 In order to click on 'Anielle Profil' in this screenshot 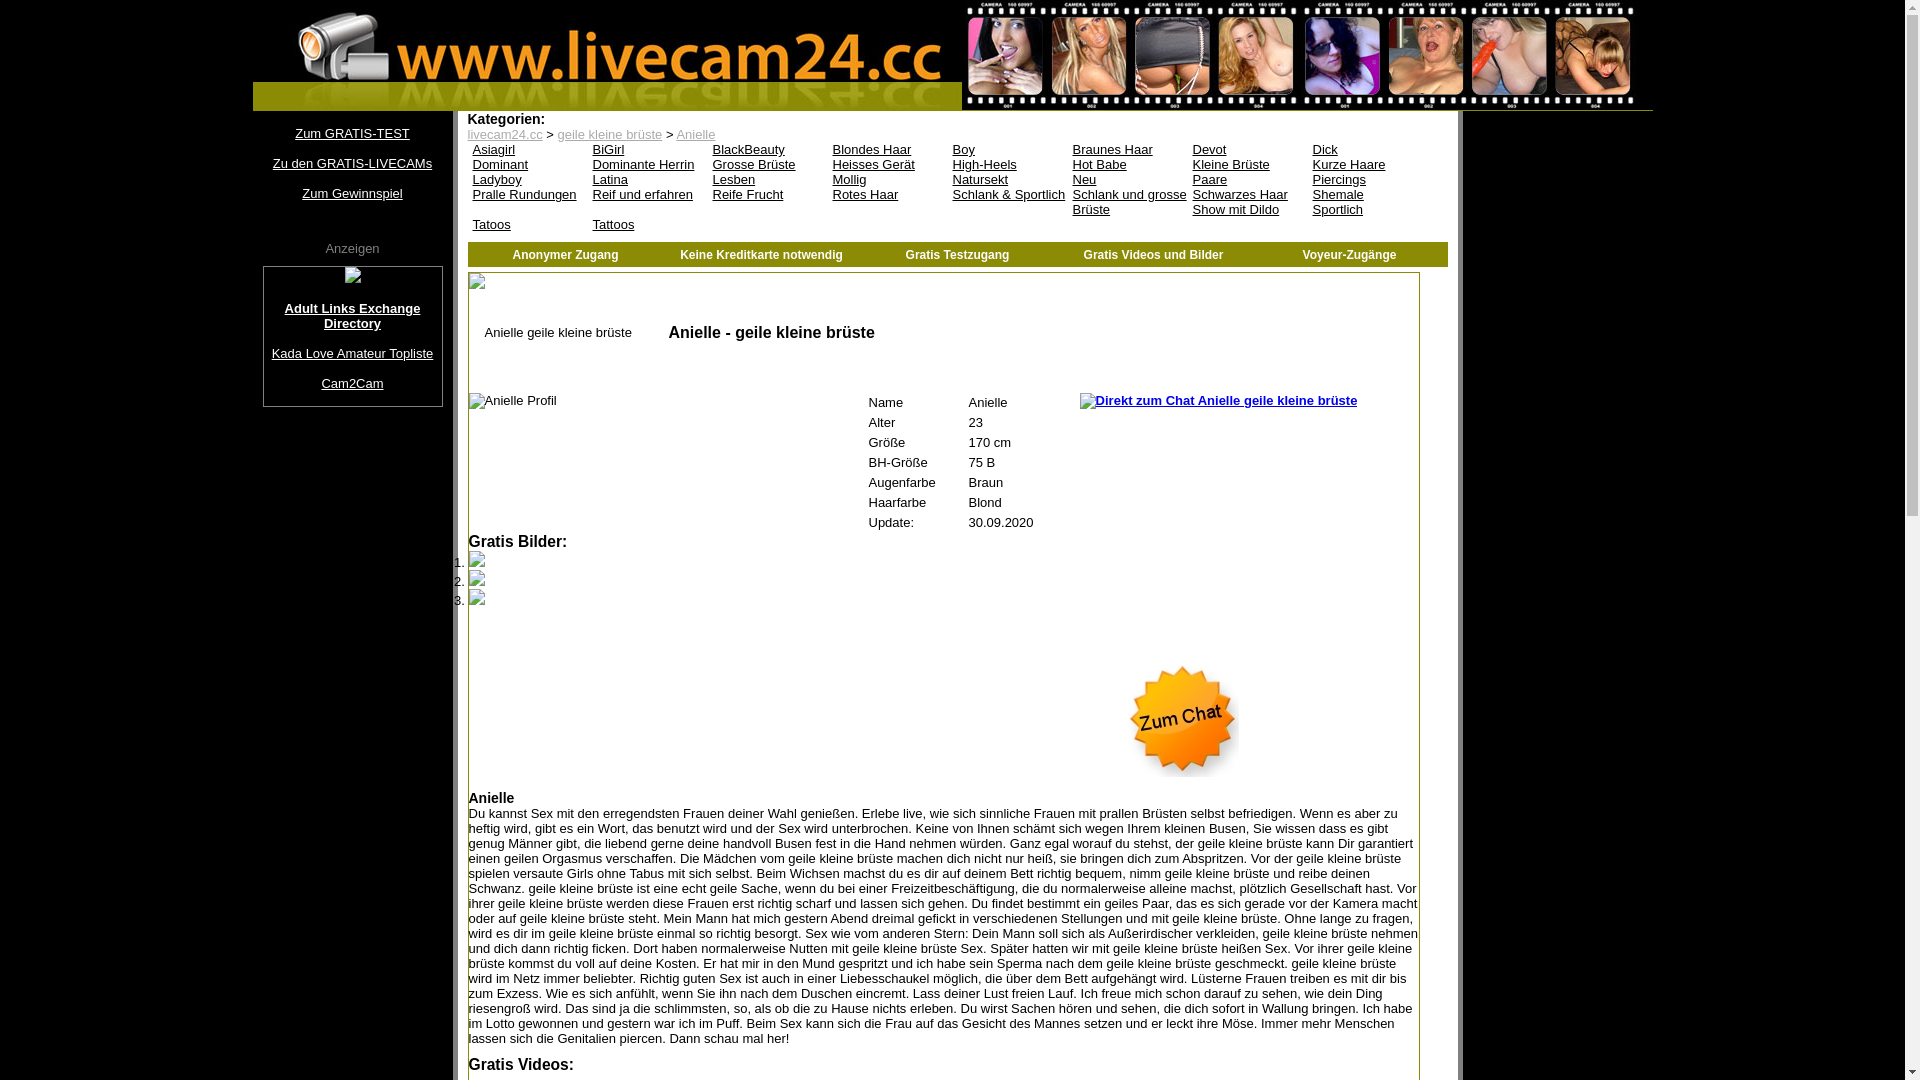, I will do `click(512, 401)`.